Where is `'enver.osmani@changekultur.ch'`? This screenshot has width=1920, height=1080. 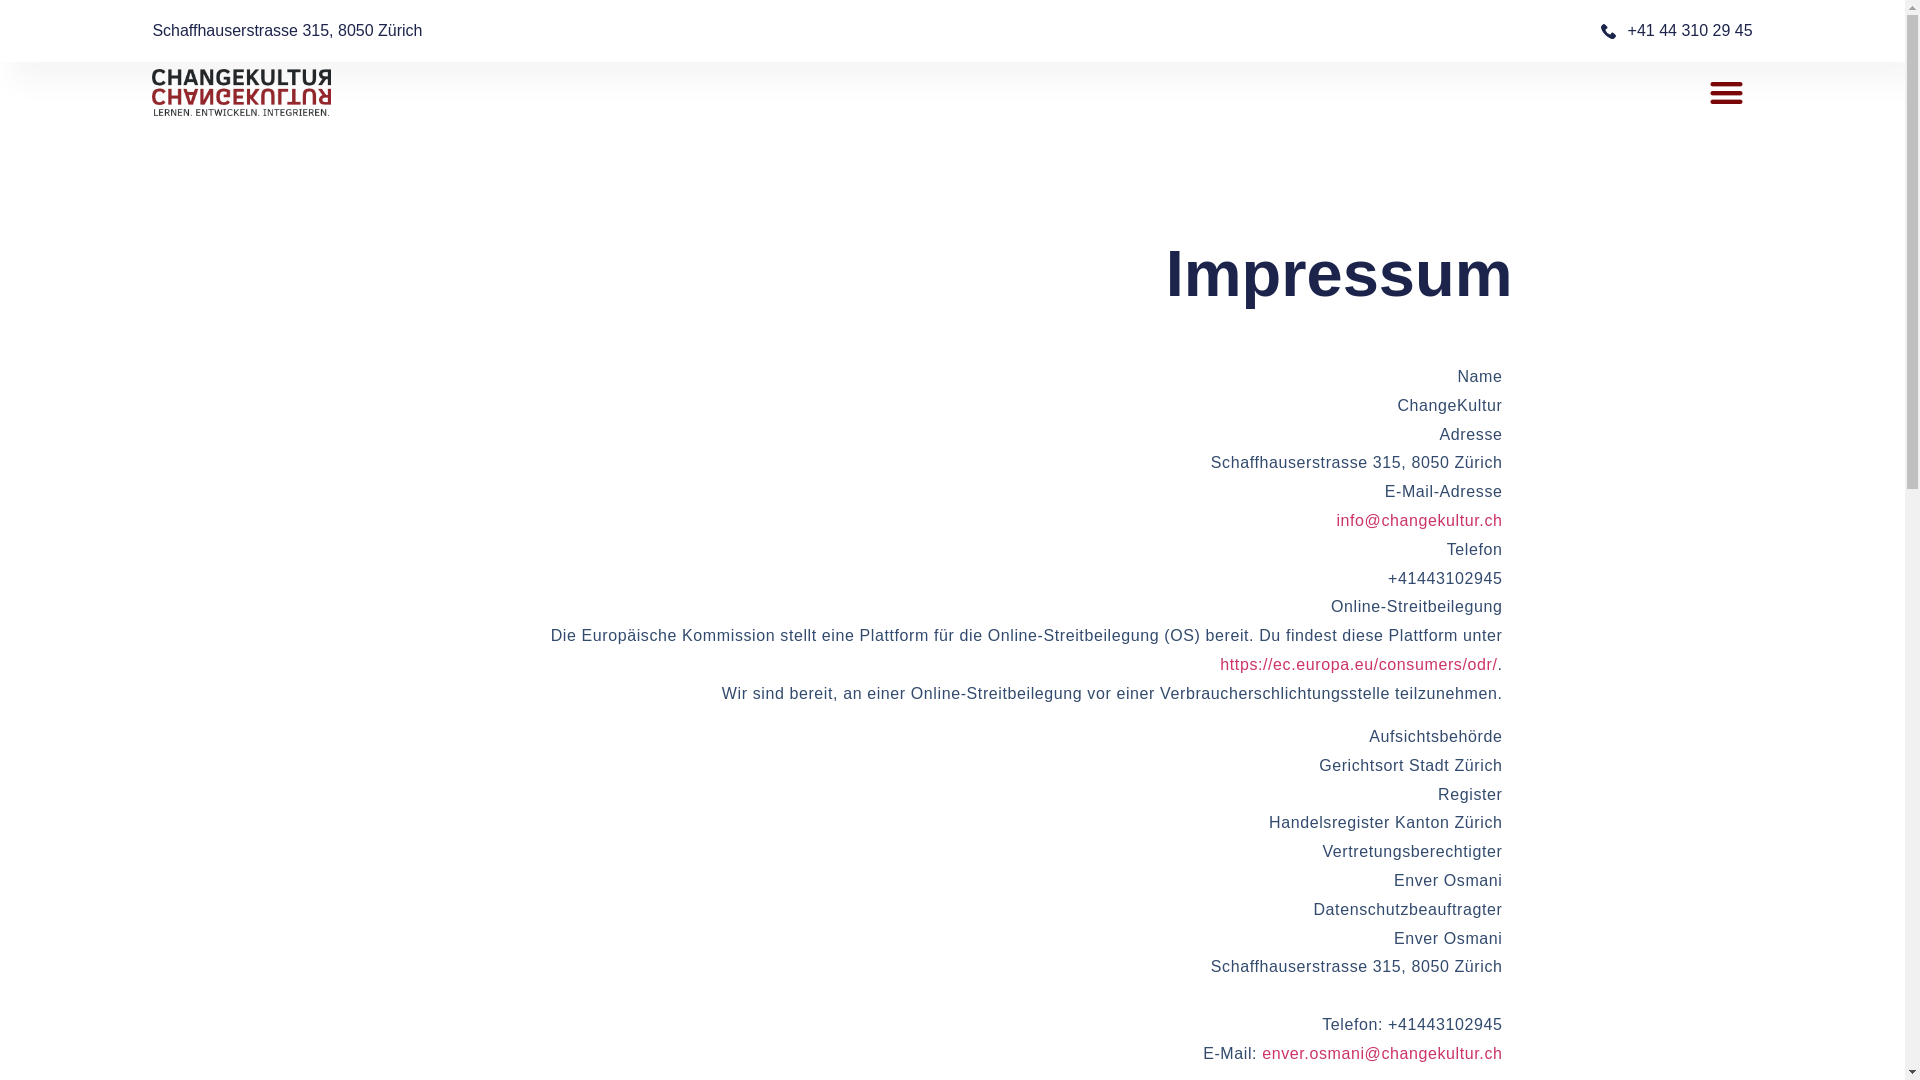 'enver.osmani@changekultur.ch' is located at coordinates (1381, 1052).